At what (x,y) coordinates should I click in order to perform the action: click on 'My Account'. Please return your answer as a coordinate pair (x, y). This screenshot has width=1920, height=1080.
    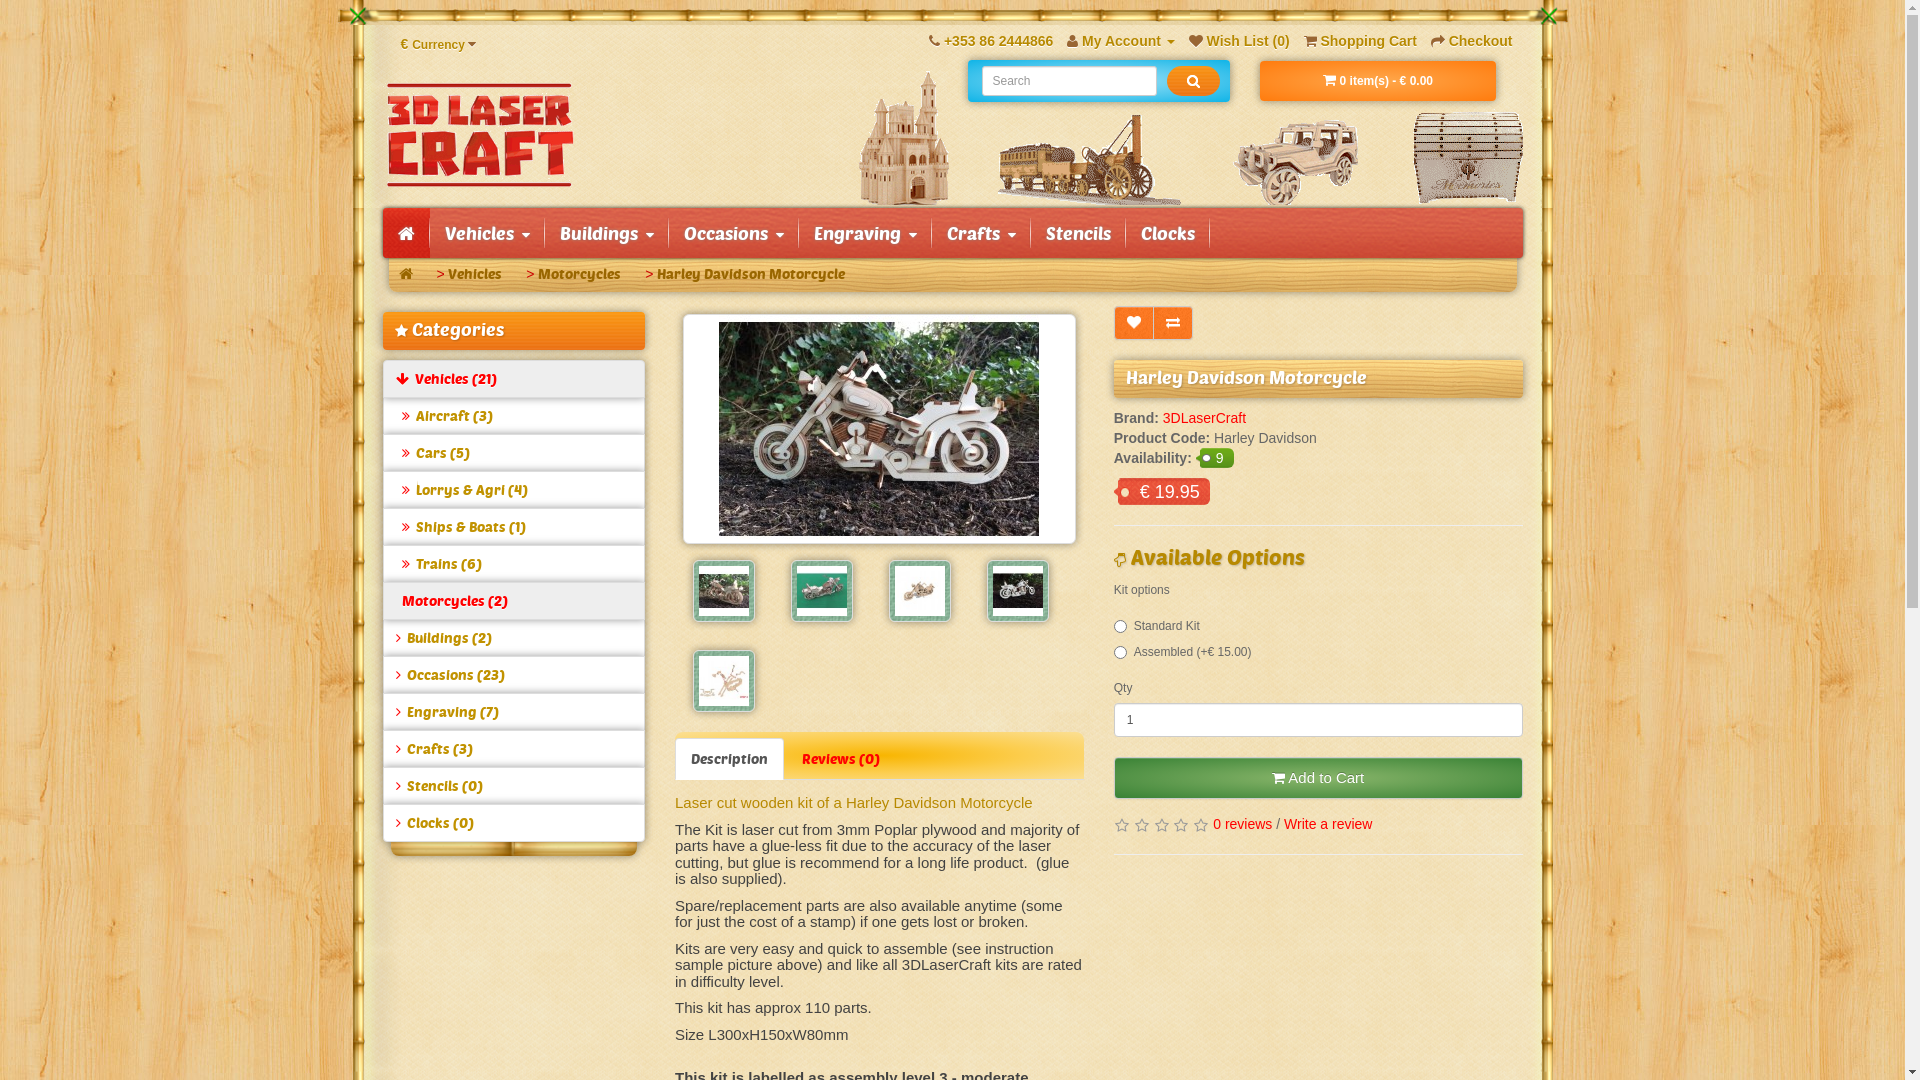
    Looking at the image, I should click on (1121, 41).